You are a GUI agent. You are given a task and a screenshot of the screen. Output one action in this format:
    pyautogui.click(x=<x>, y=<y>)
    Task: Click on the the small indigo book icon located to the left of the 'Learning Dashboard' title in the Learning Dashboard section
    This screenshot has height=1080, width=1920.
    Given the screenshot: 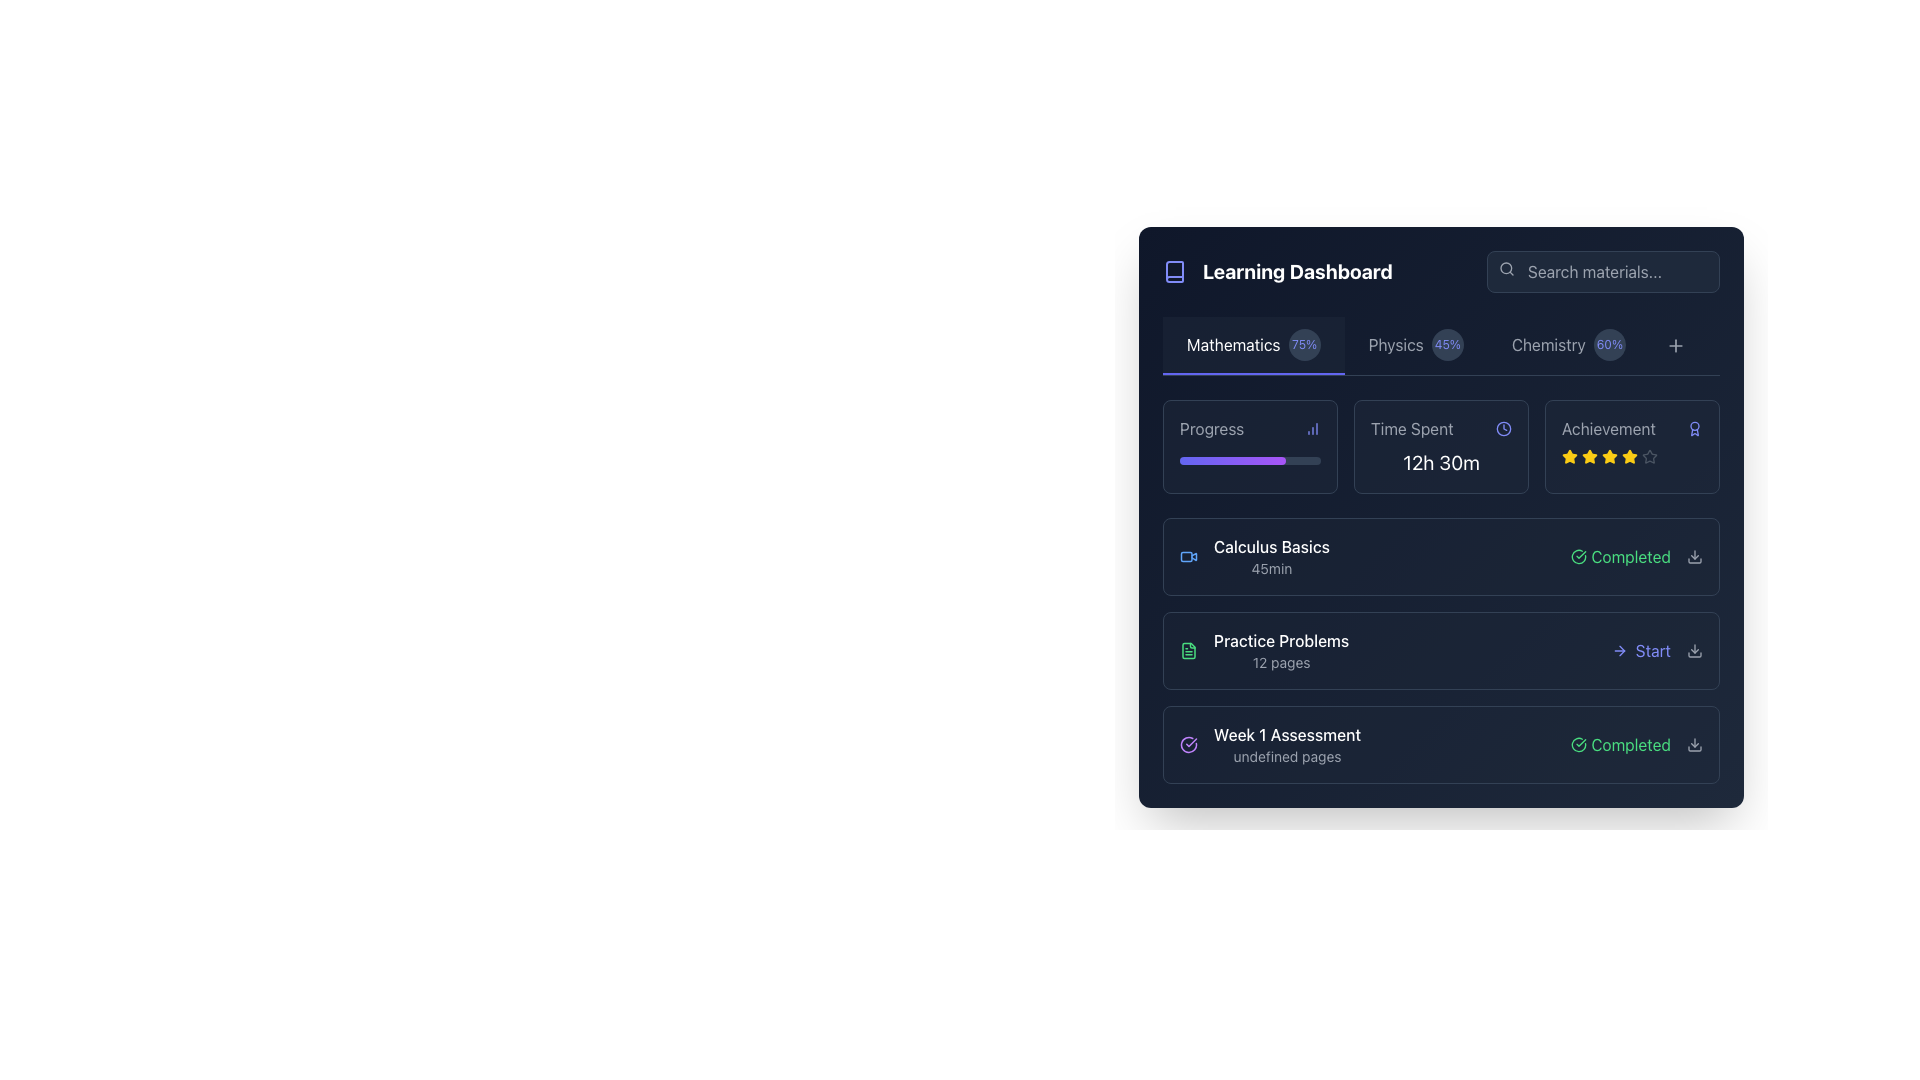 What is the action you would take?
    pyautogui.click(x=1175, y=272)
    